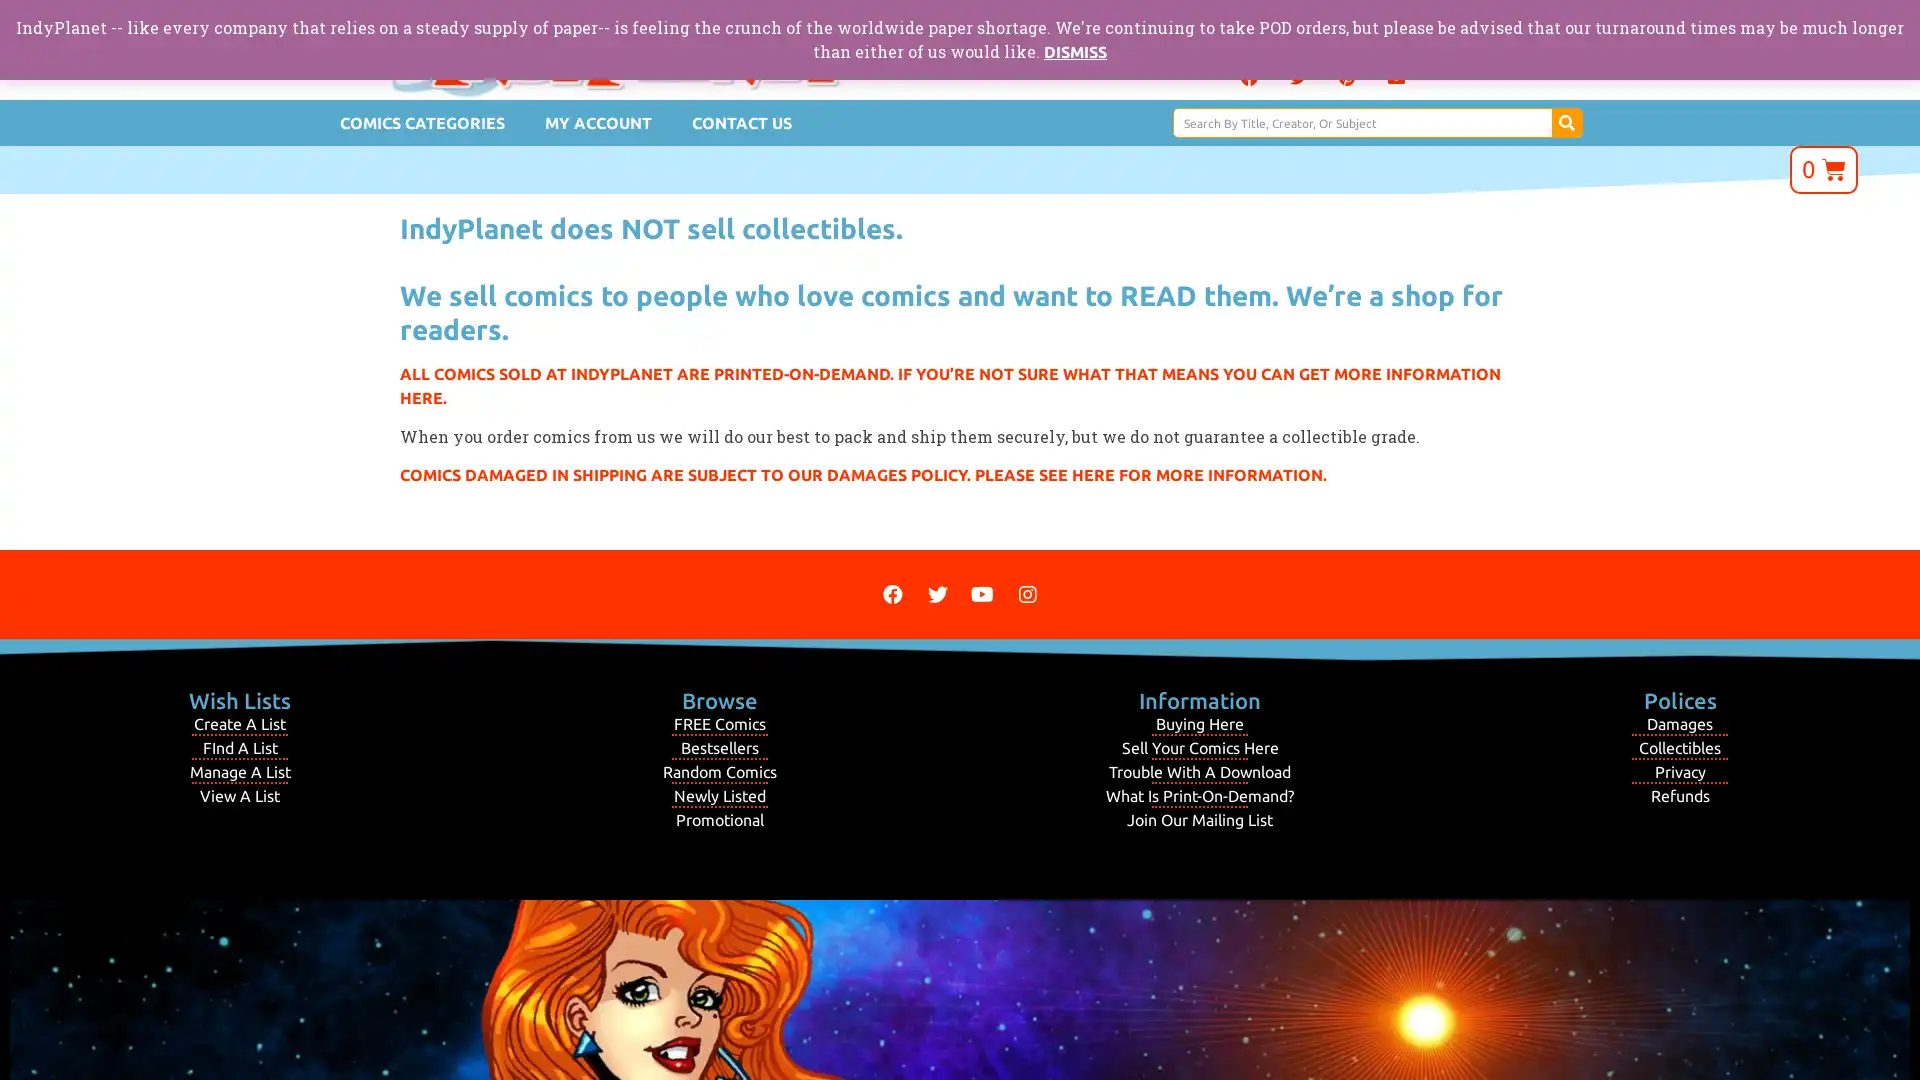 This screenshot has height=1080, width=1920. I want to click on Search, so click(1565, 123).